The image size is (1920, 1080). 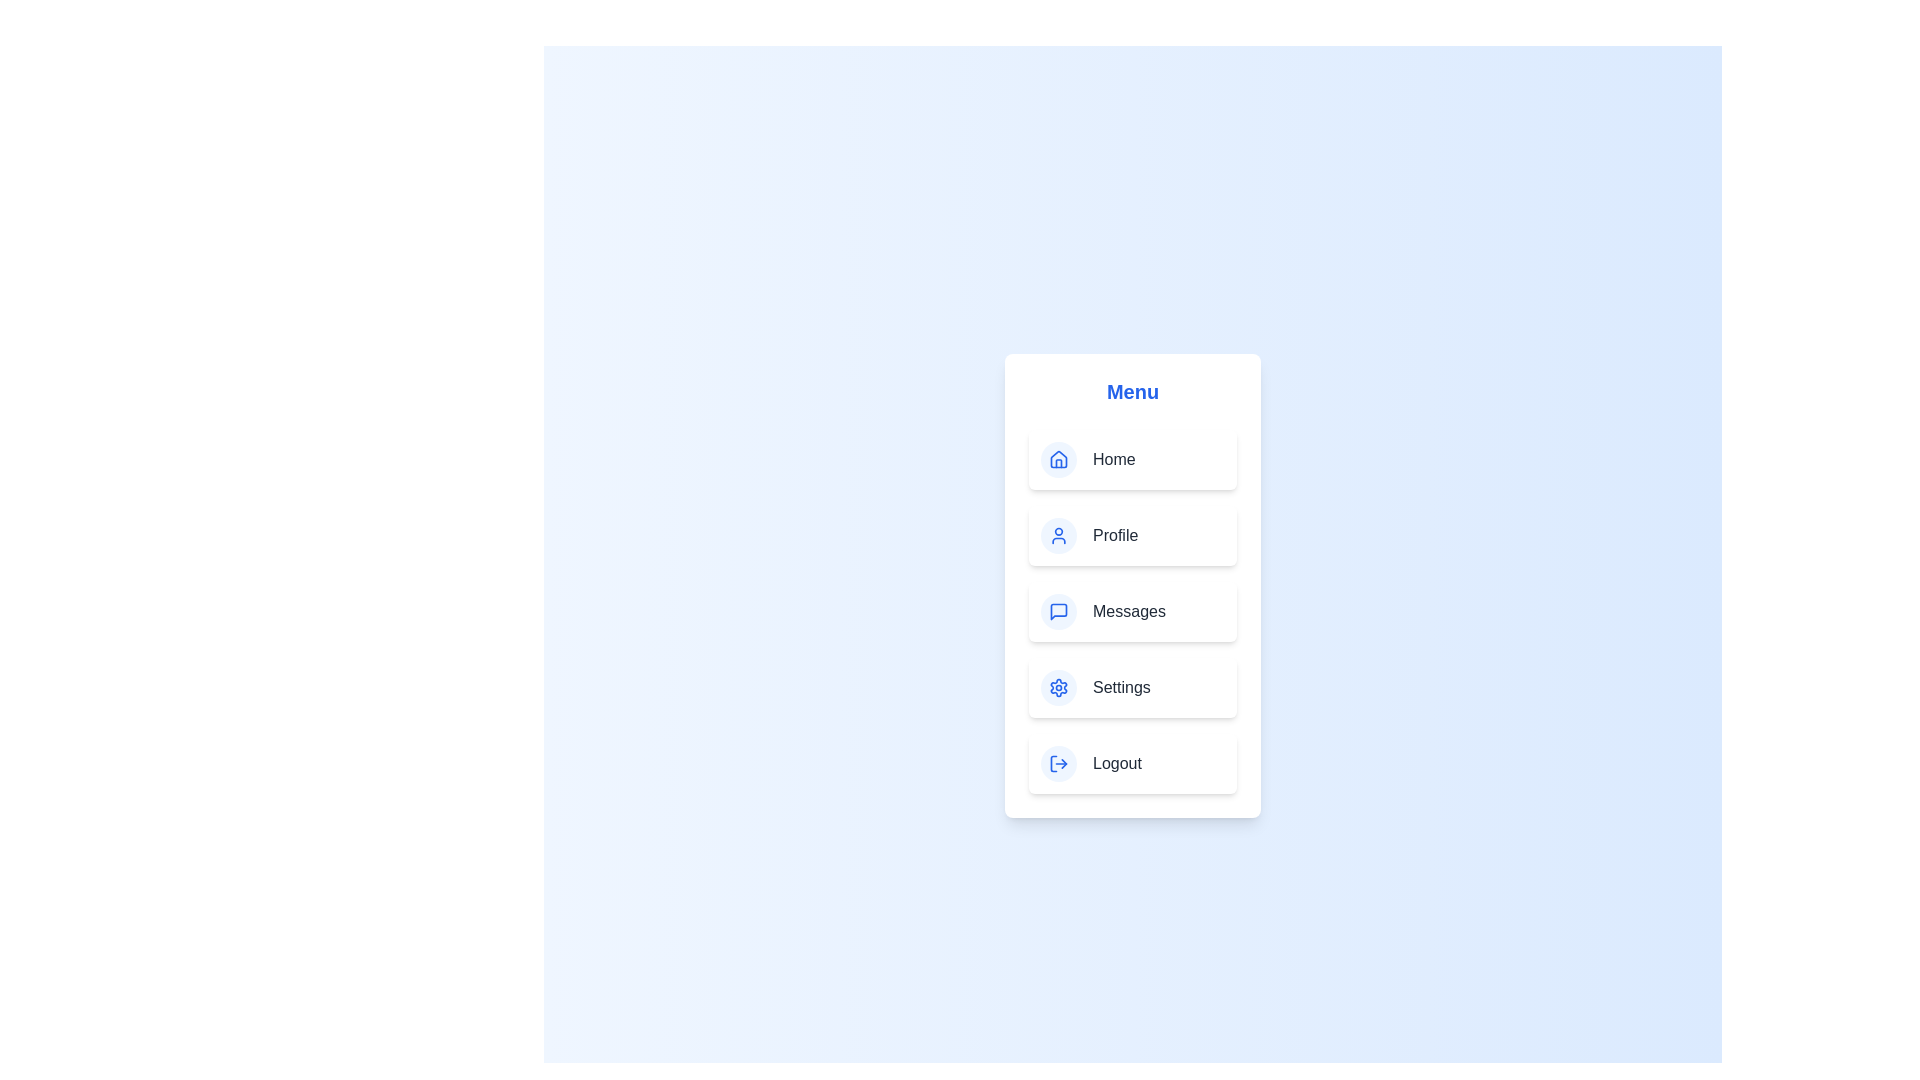 What do you see at coordinates (1132, 459) in the screenshot?
I see `the menu item labeled Home` at bounding box center [1132, 459].